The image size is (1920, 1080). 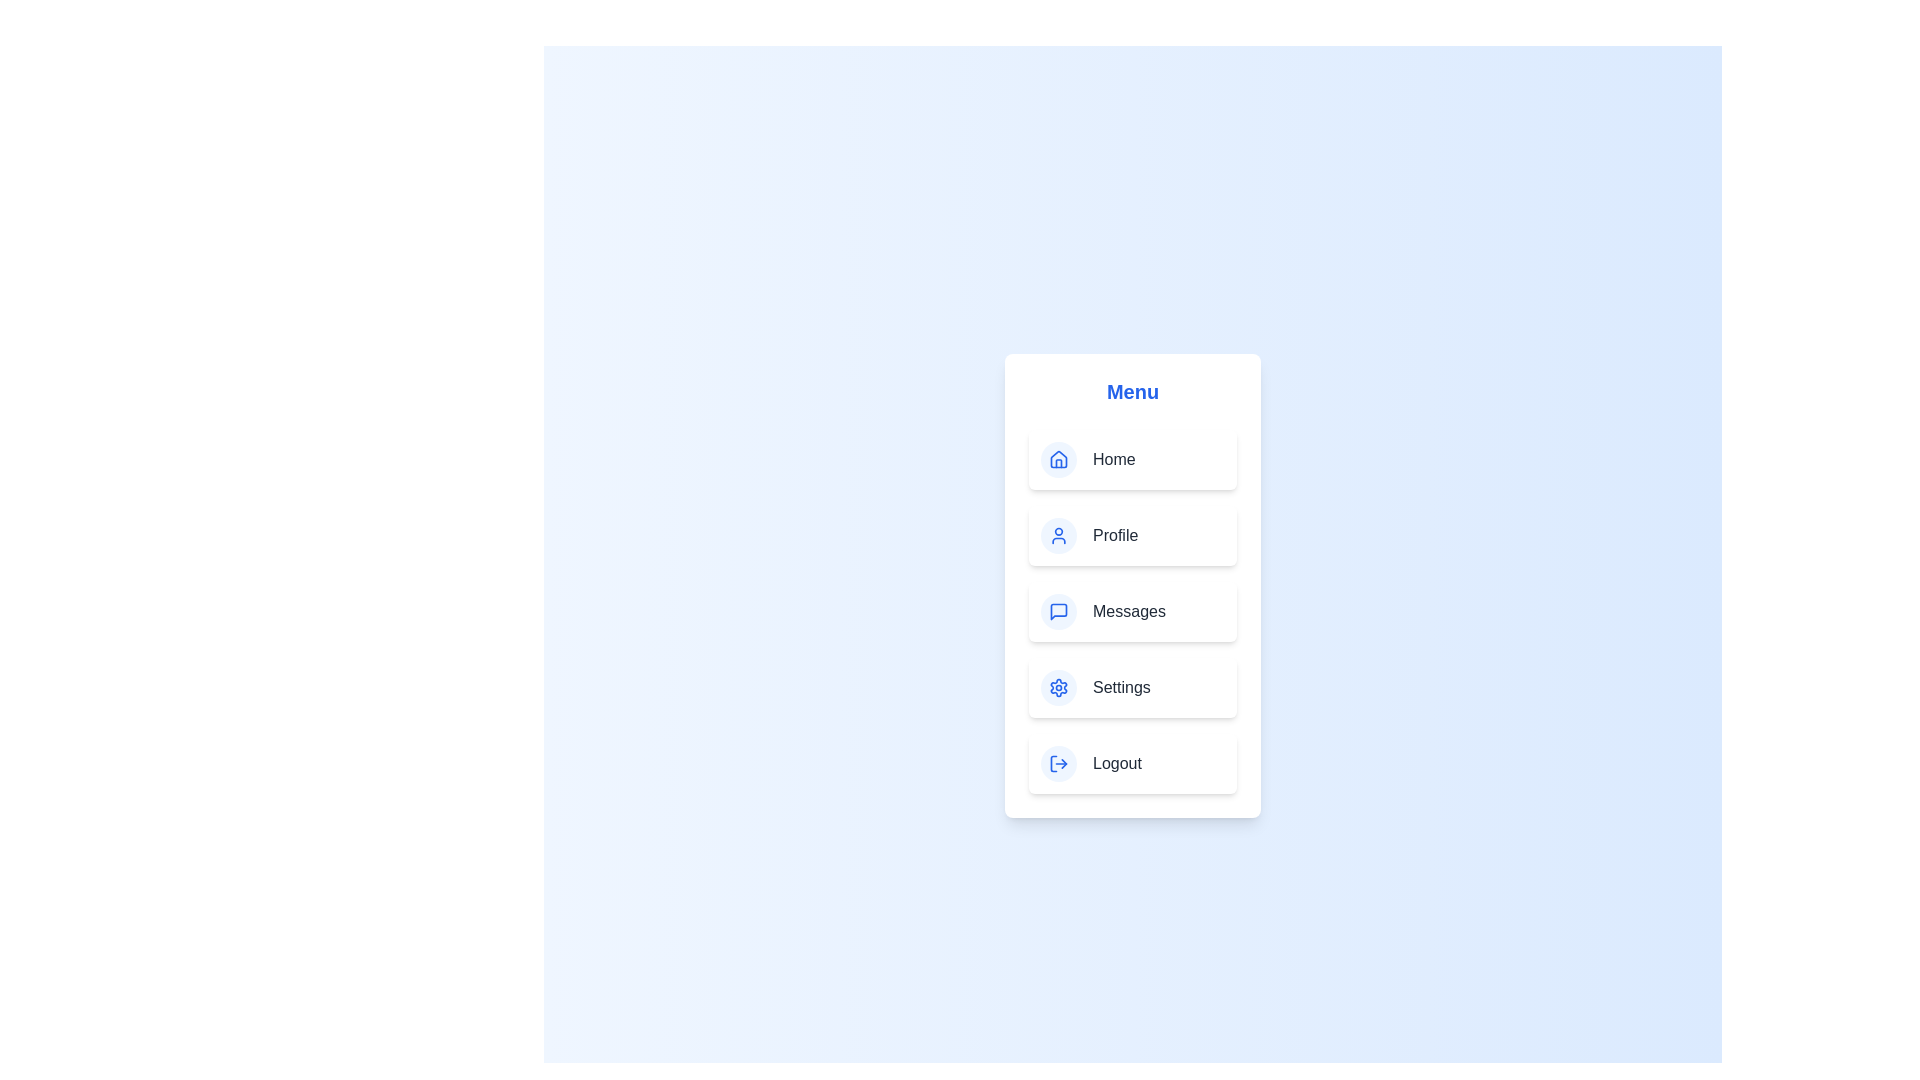 What do you see at coordinates (1132, 459) in the screenshot?
I see `the menu item labeled Home` at bounding box center [1132, 459].